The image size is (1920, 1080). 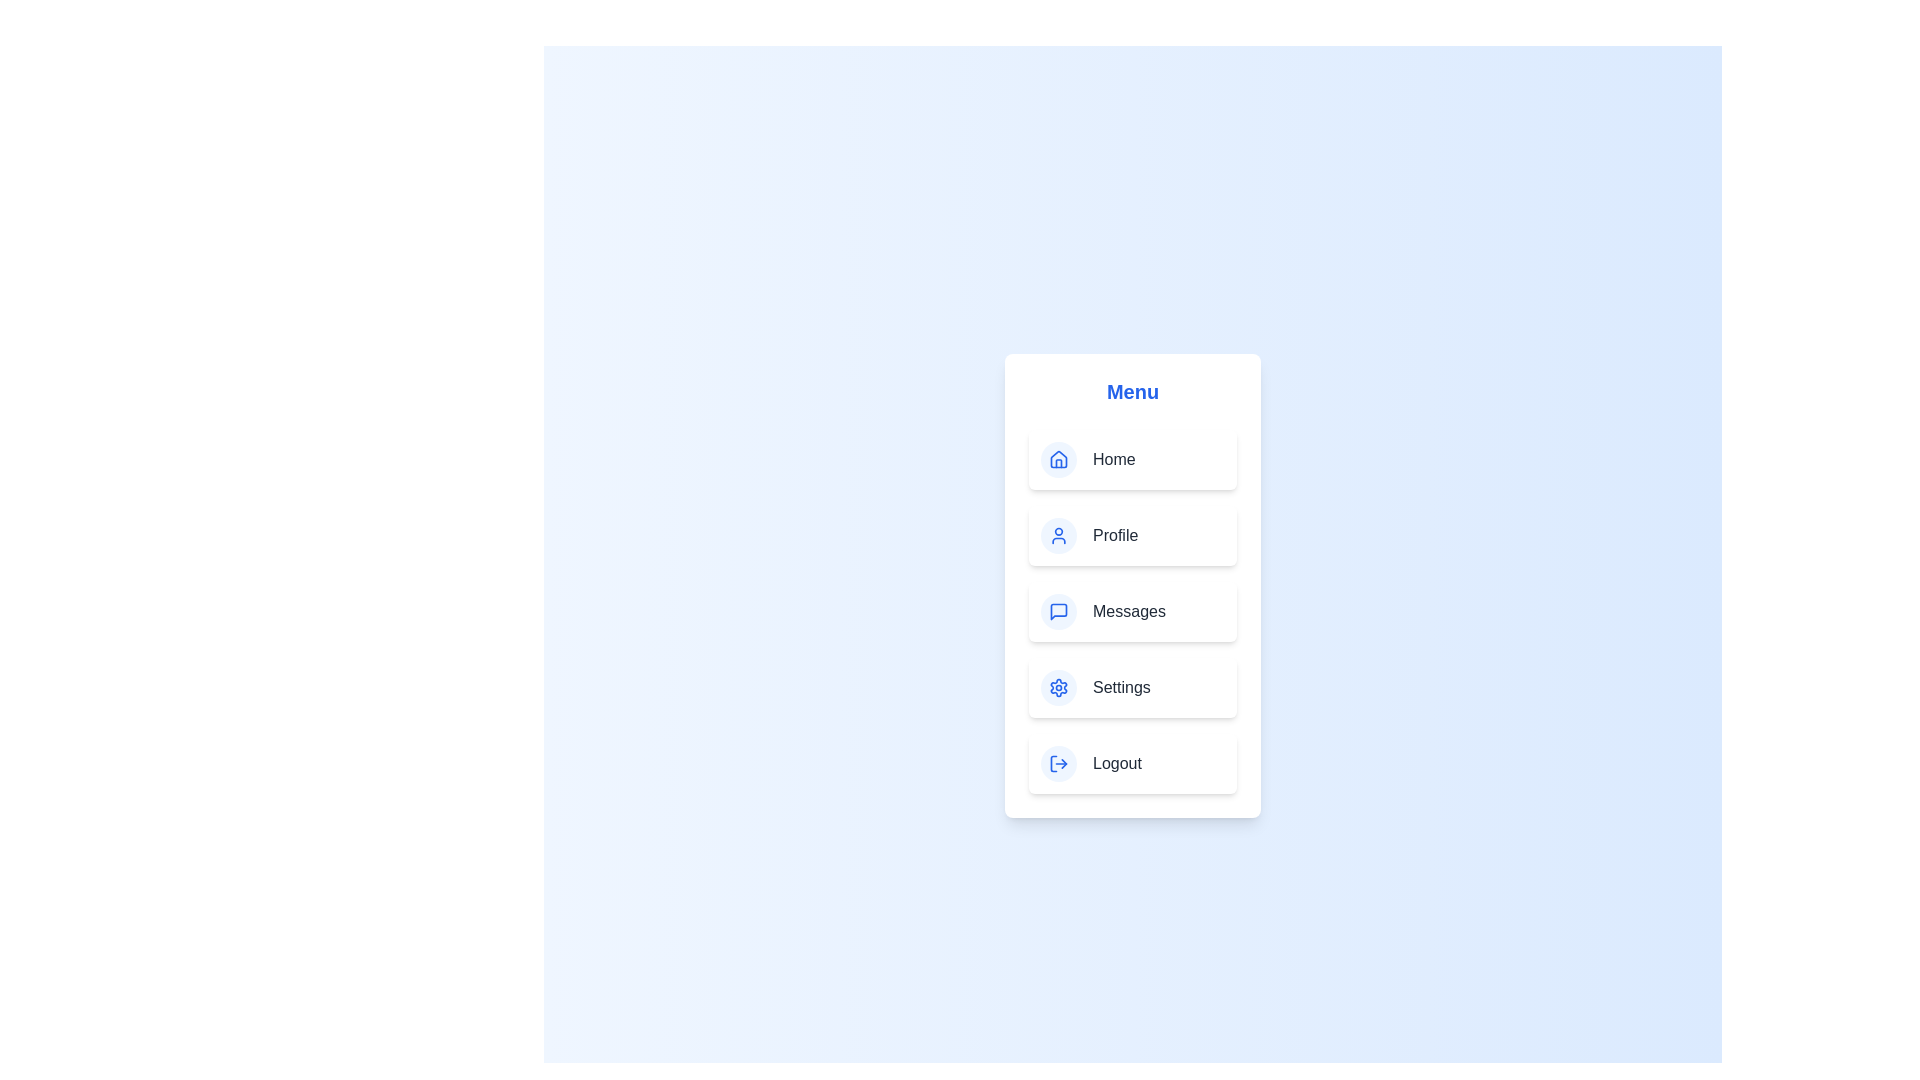 What do you see at coordinates (1132, 459) in the screenshot?
I see `the menu item labeled Home` at bounding box center [1132, 459].